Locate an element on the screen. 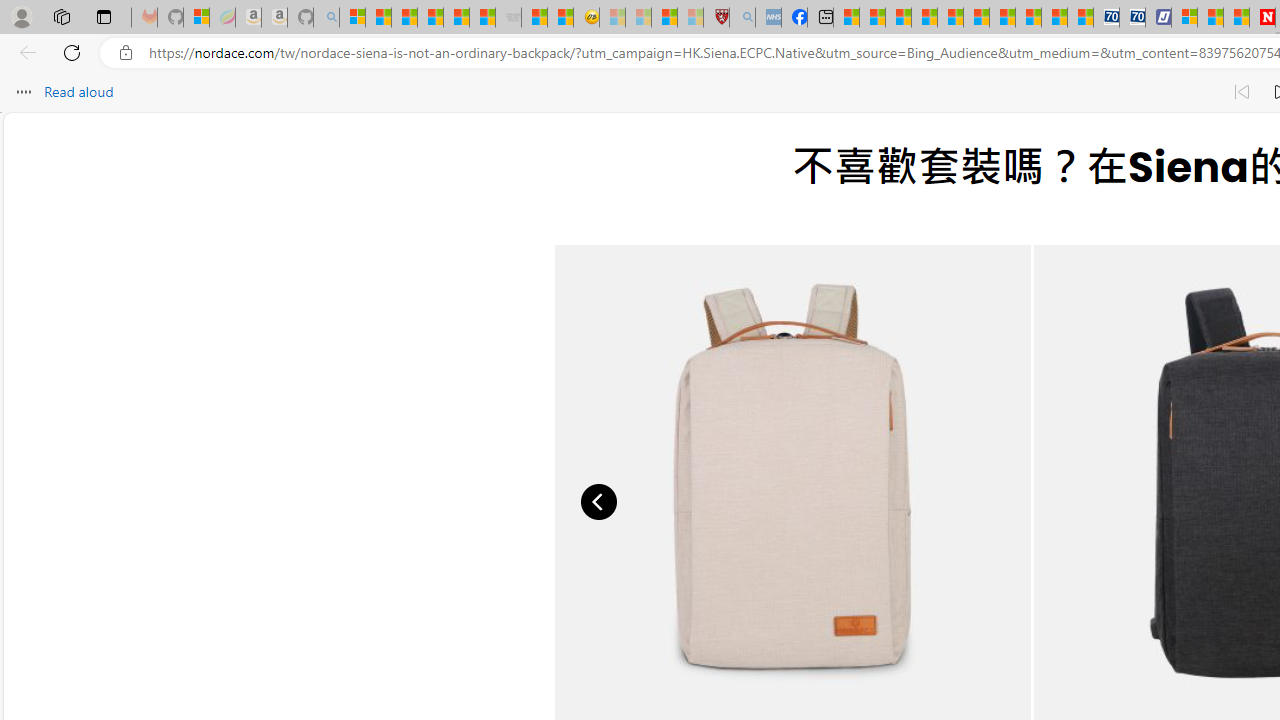 This screenshot has width=1280, height=720. 'Microsoft account | Privacy' is located at coordinates (1184, 17).